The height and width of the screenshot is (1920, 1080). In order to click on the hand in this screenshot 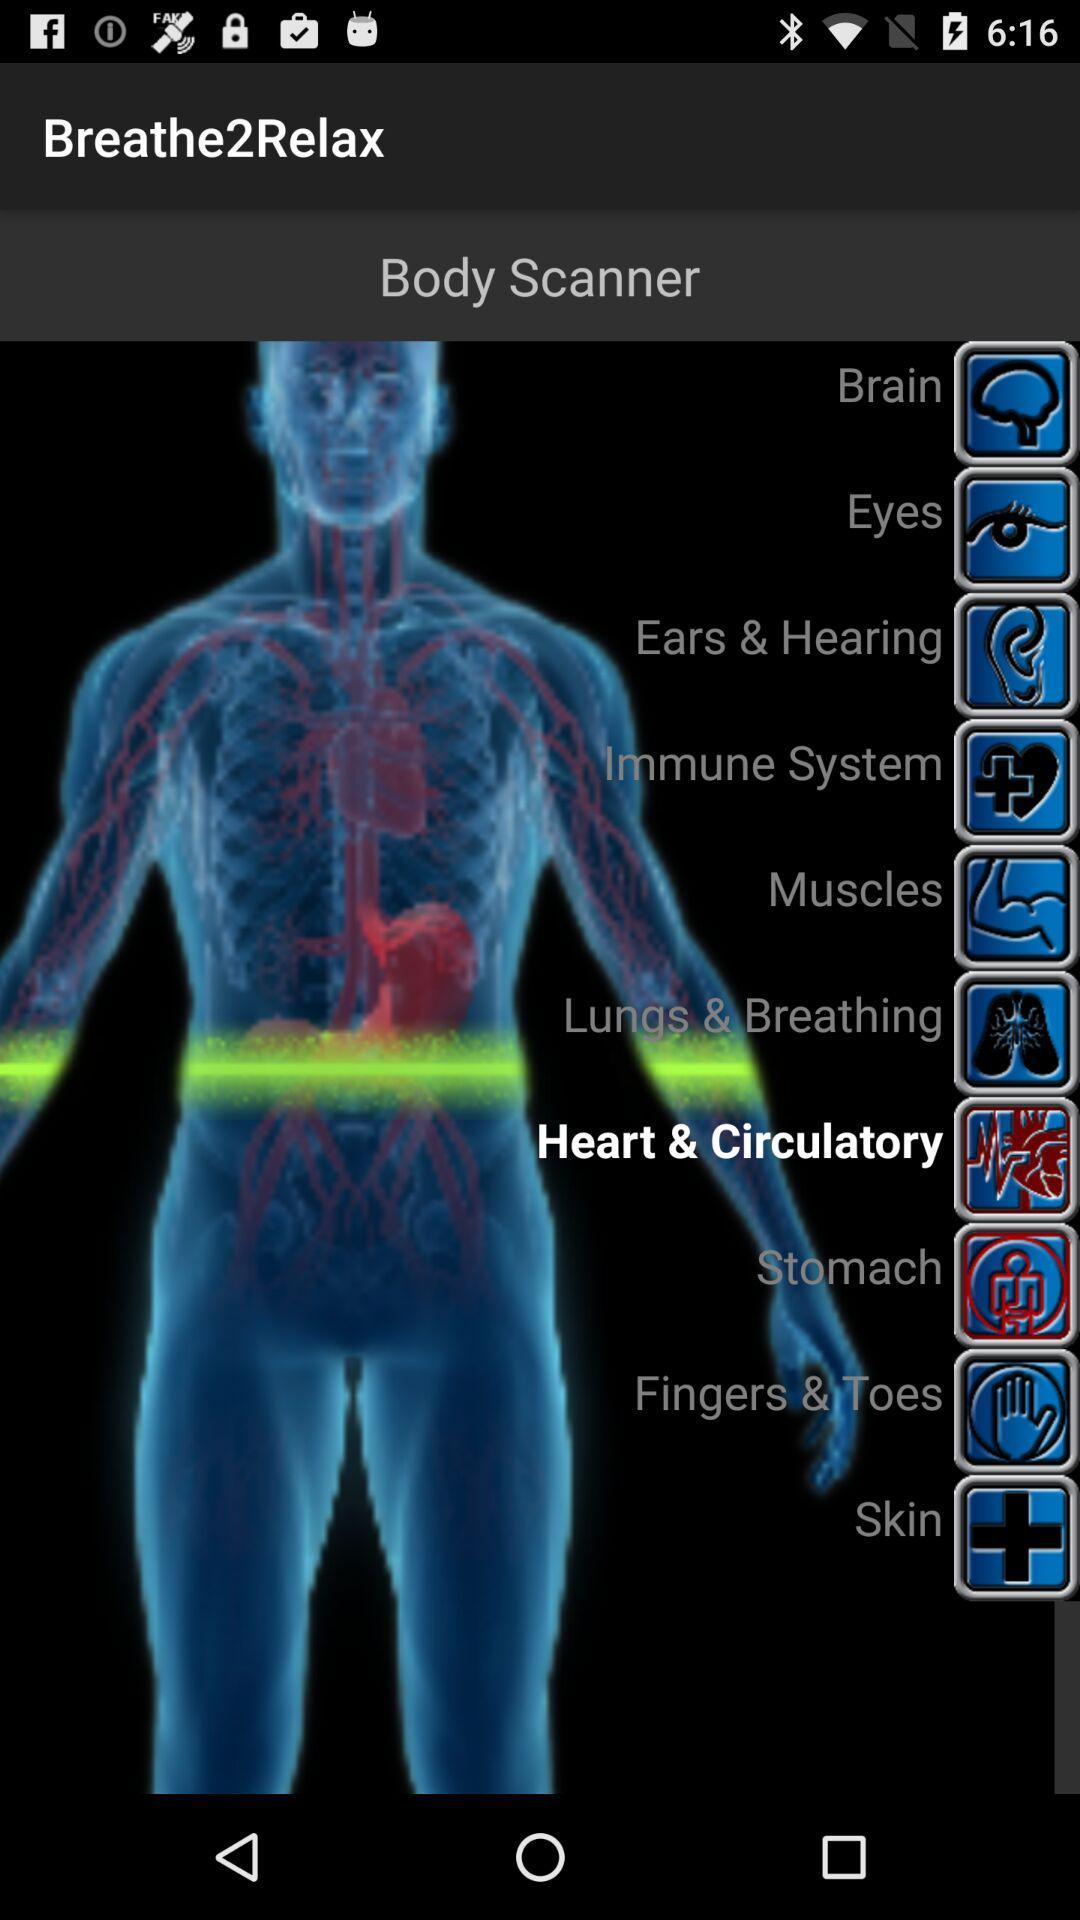, I will do `click(1017, 1410)`.